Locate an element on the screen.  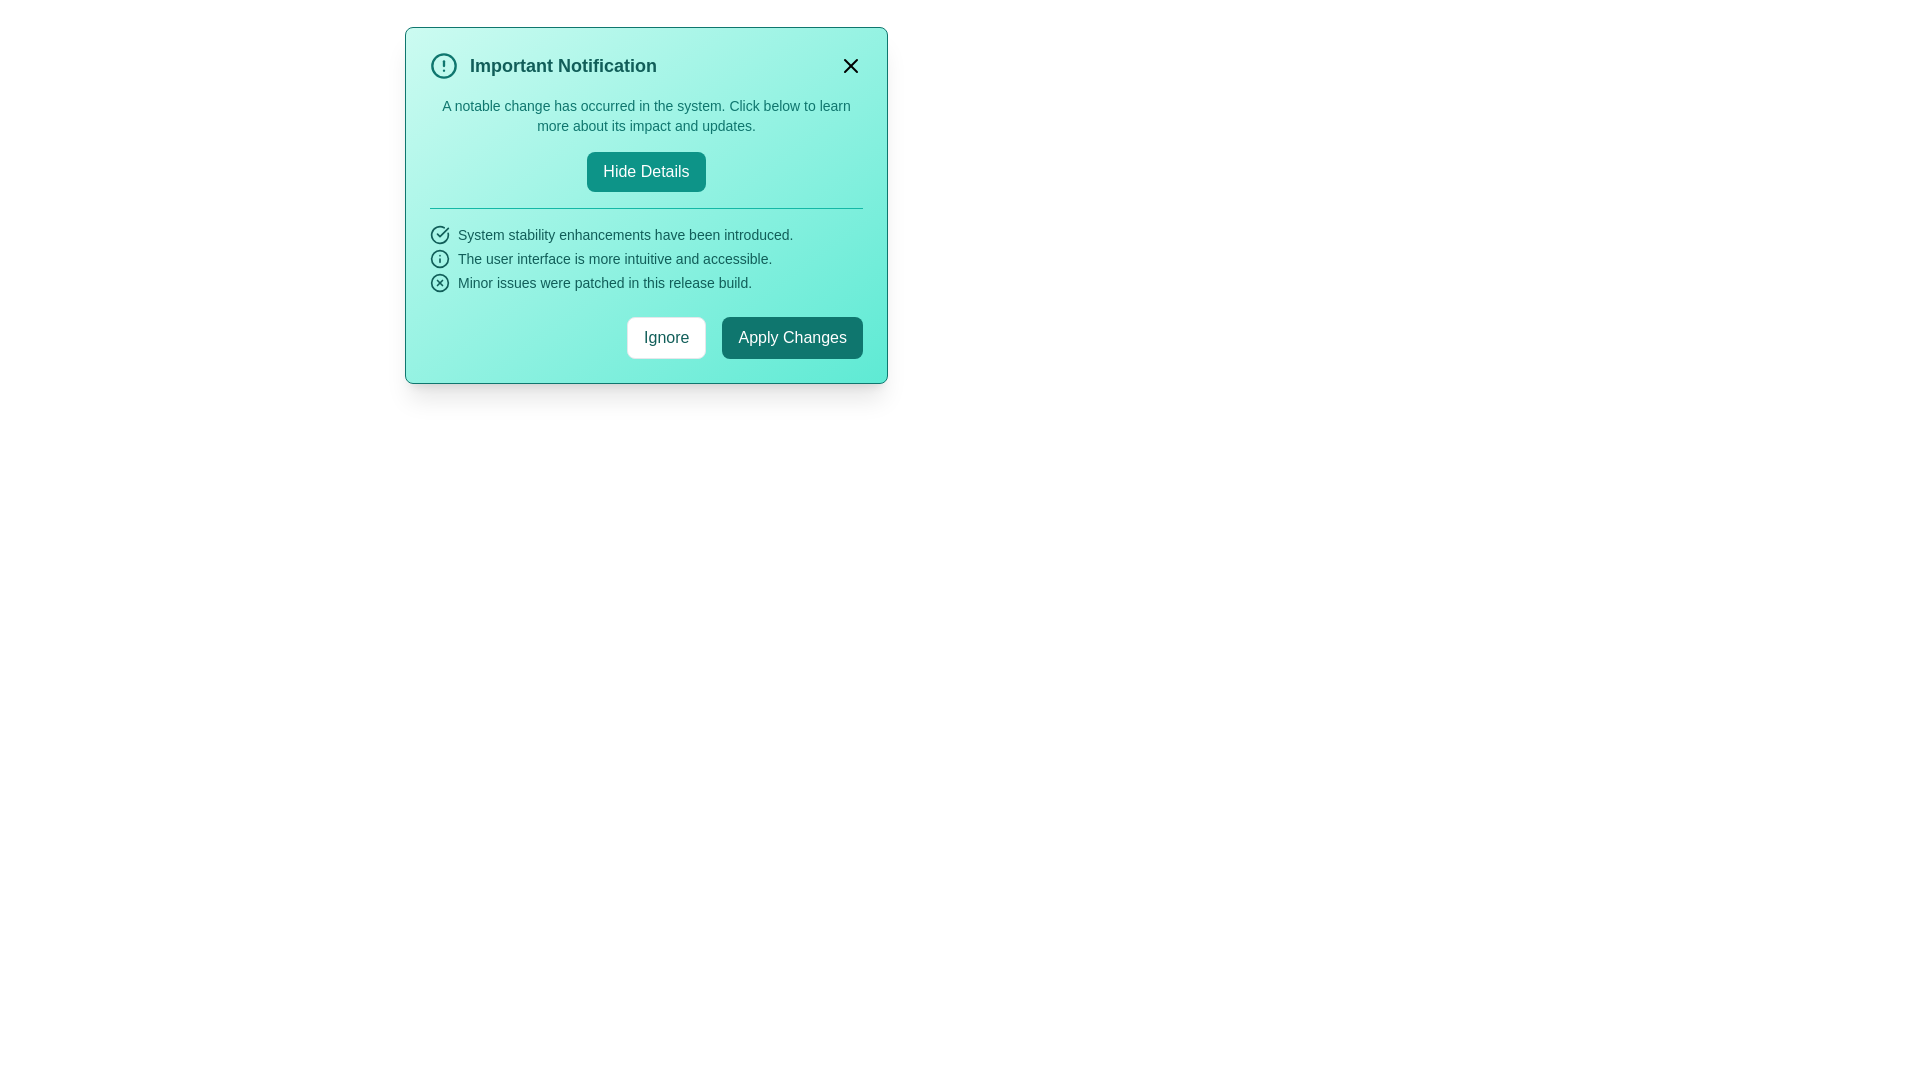
informational text block containing three messages with circular icons, located centrally in the 'Important Notification' modal, just below the 'Hide Details' button is located at coordinates (646, 249).